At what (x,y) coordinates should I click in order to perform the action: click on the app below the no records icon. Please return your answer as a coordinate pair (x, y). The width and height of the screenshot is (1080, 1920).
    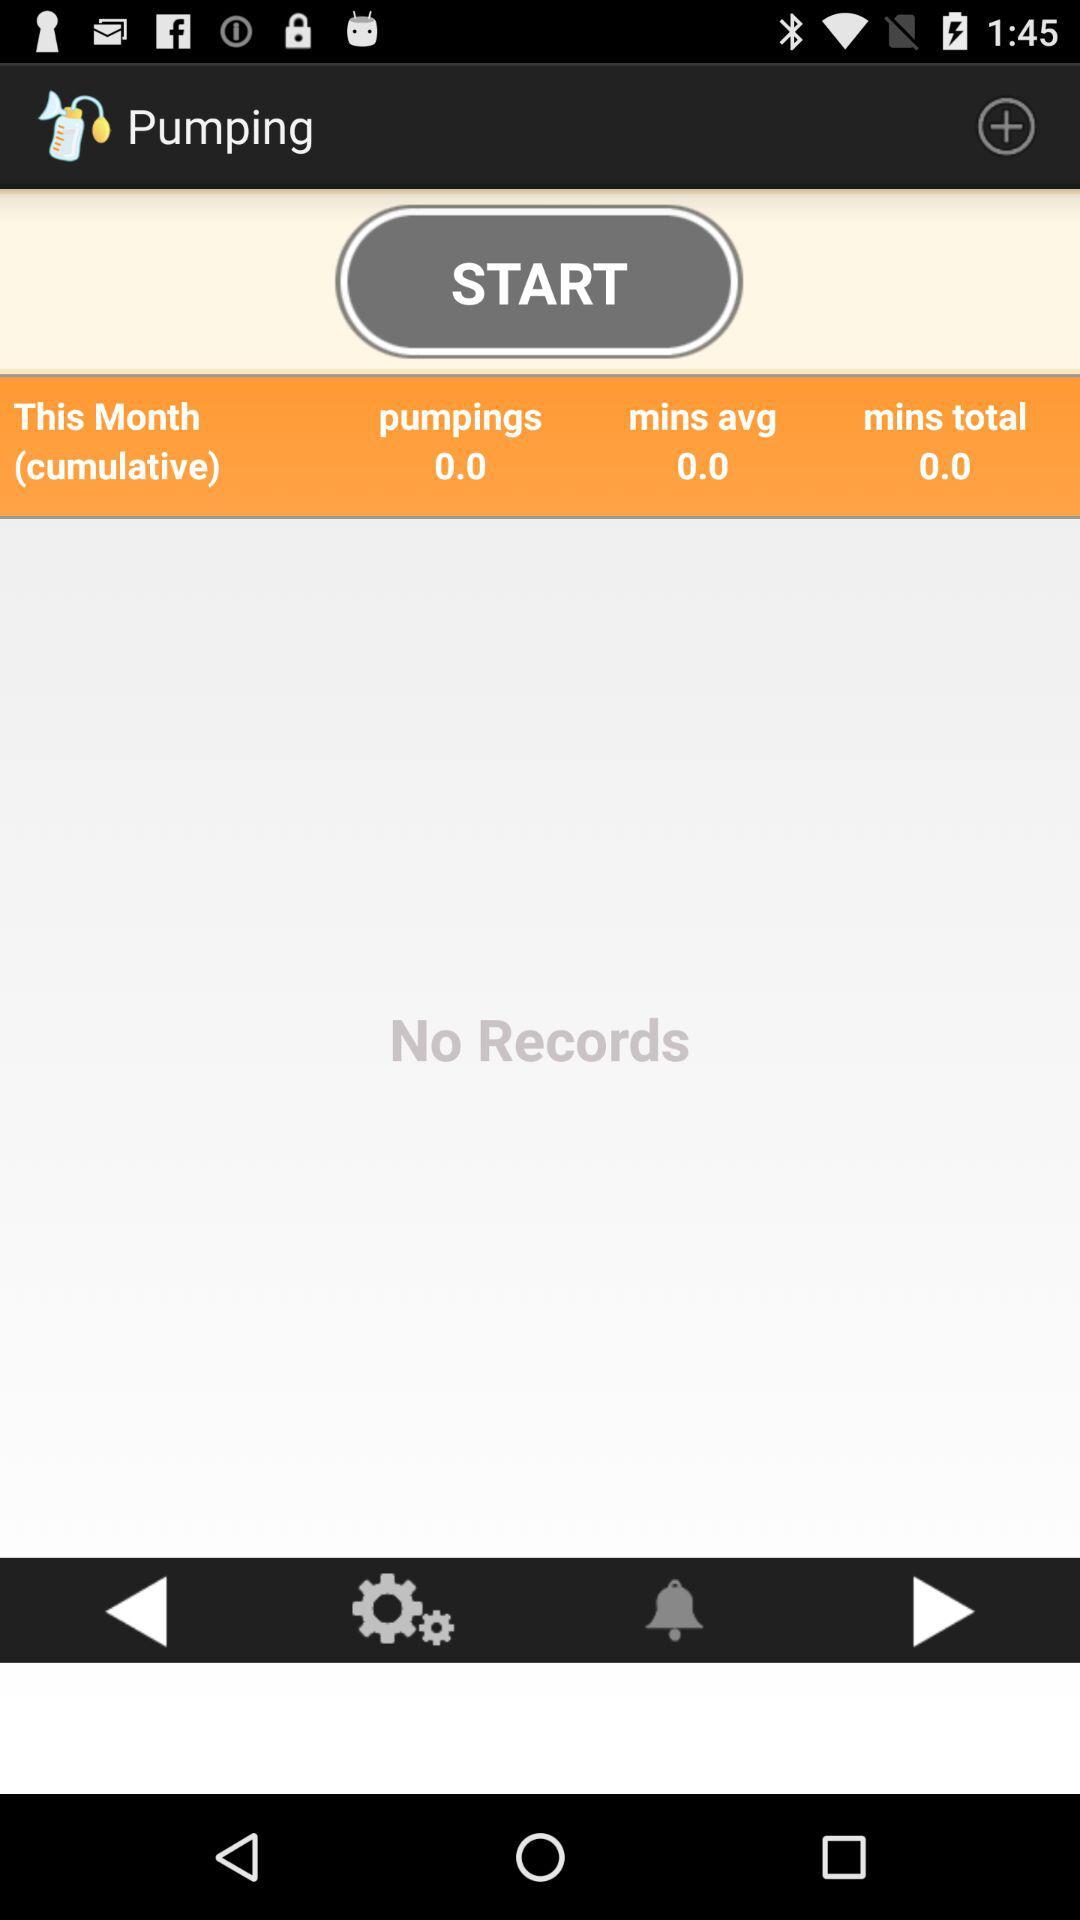
    Looking at the image, I should click on (945, 1610).